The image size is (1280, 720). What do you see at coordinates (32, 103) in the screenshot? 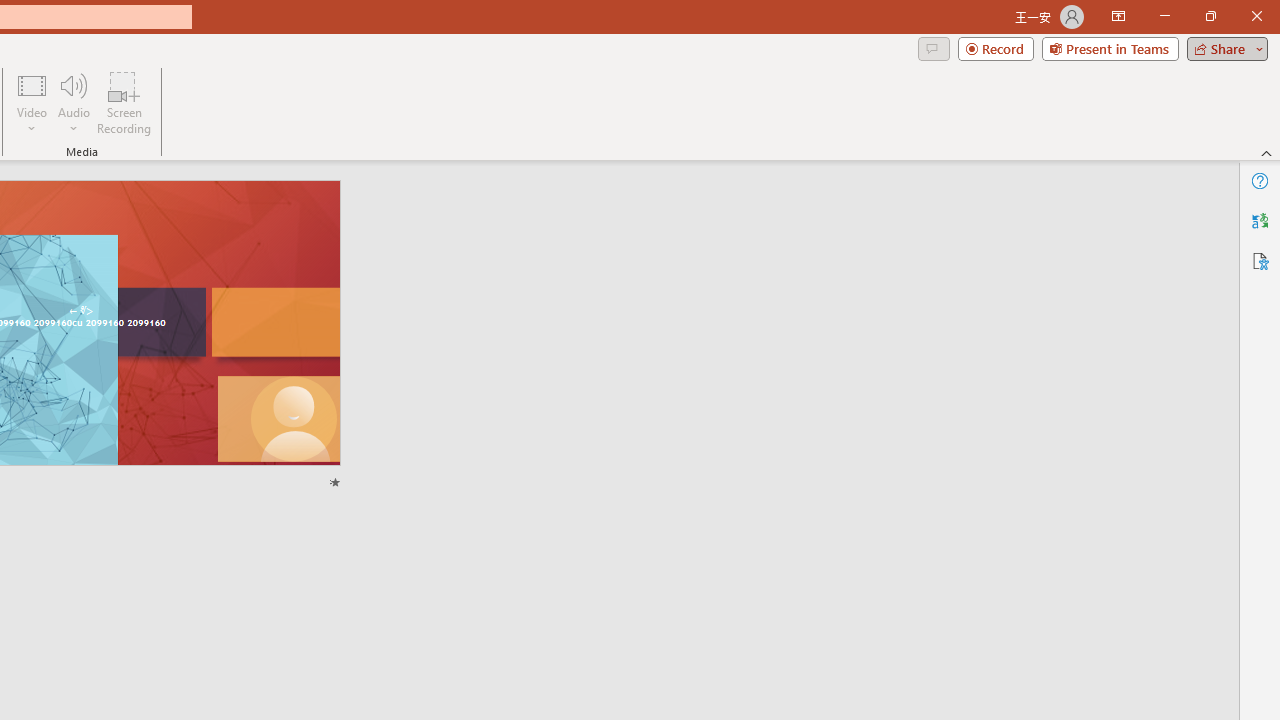
I see `'Video'` at bounding box center [32, 103].